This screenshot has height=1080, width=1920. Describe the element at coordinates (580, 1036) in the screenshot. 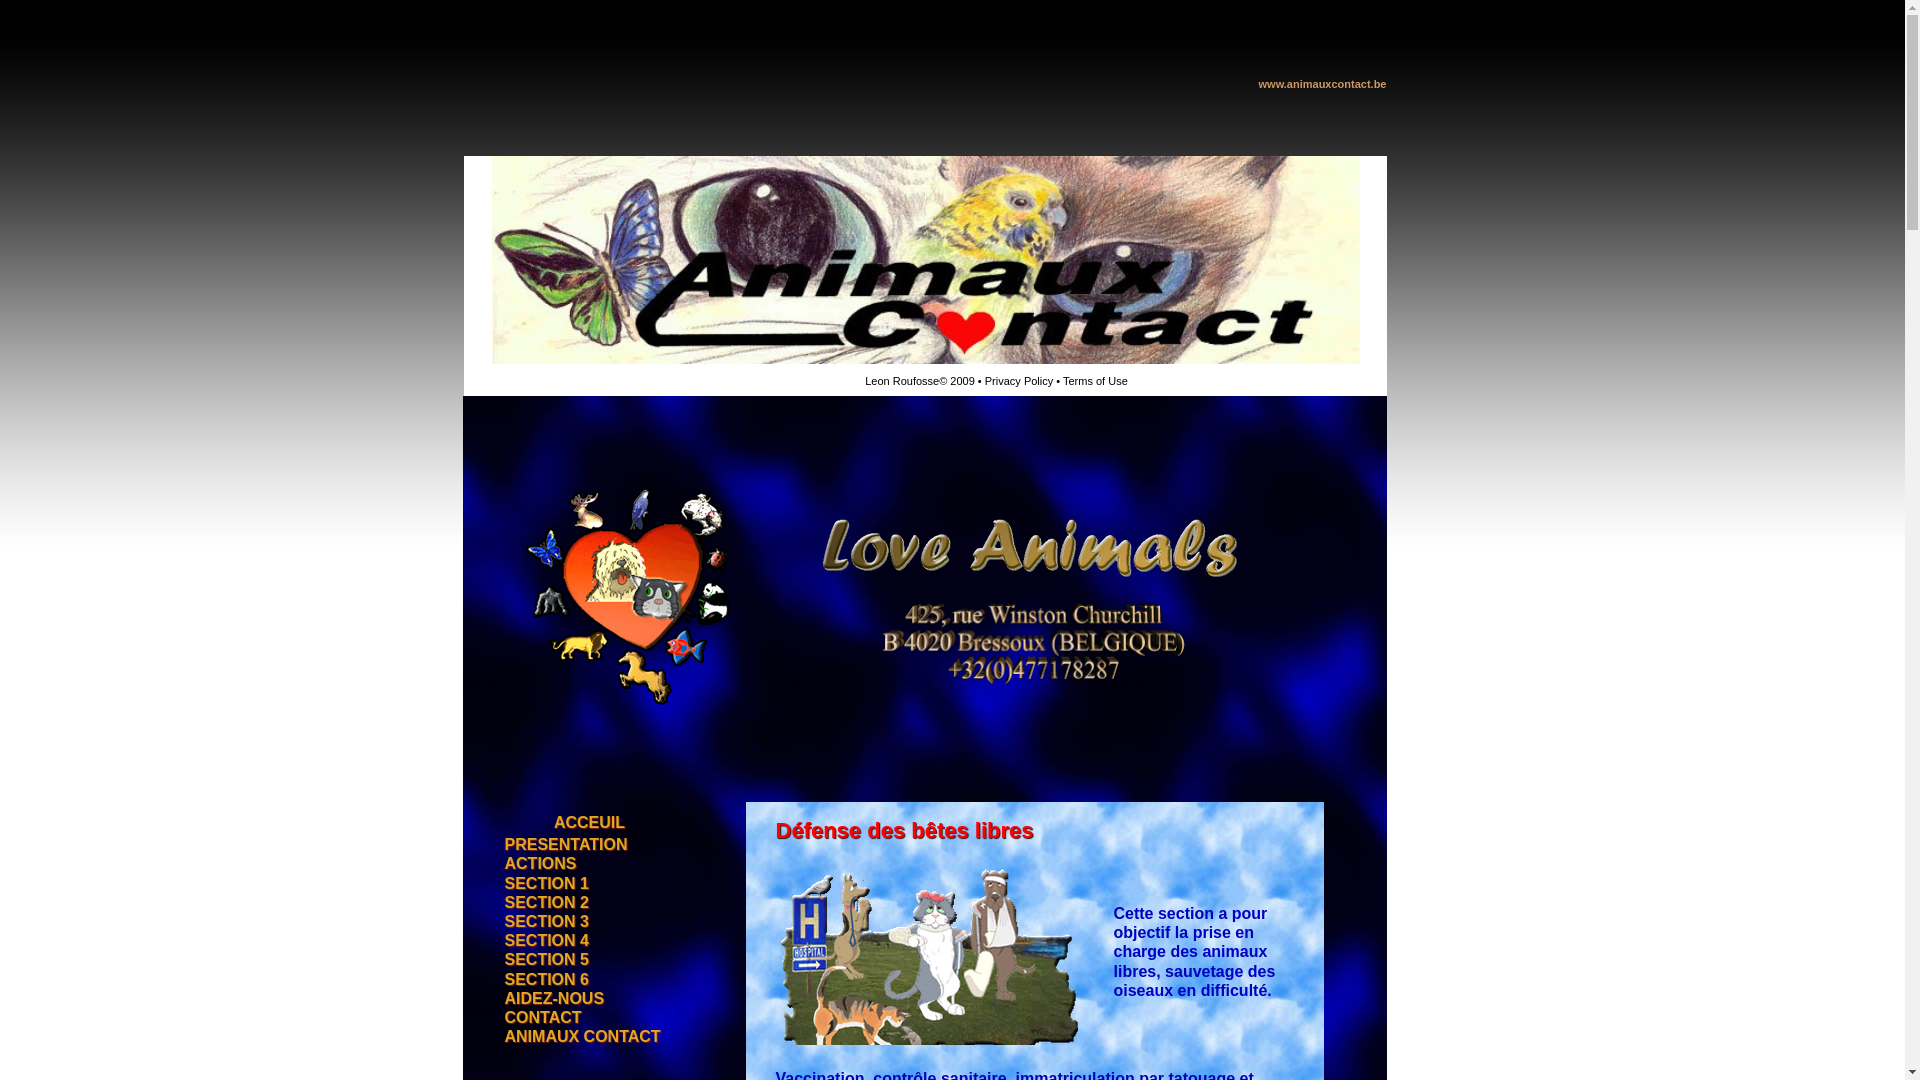

I see `'ANIMAUX CONTACT'` at that location.